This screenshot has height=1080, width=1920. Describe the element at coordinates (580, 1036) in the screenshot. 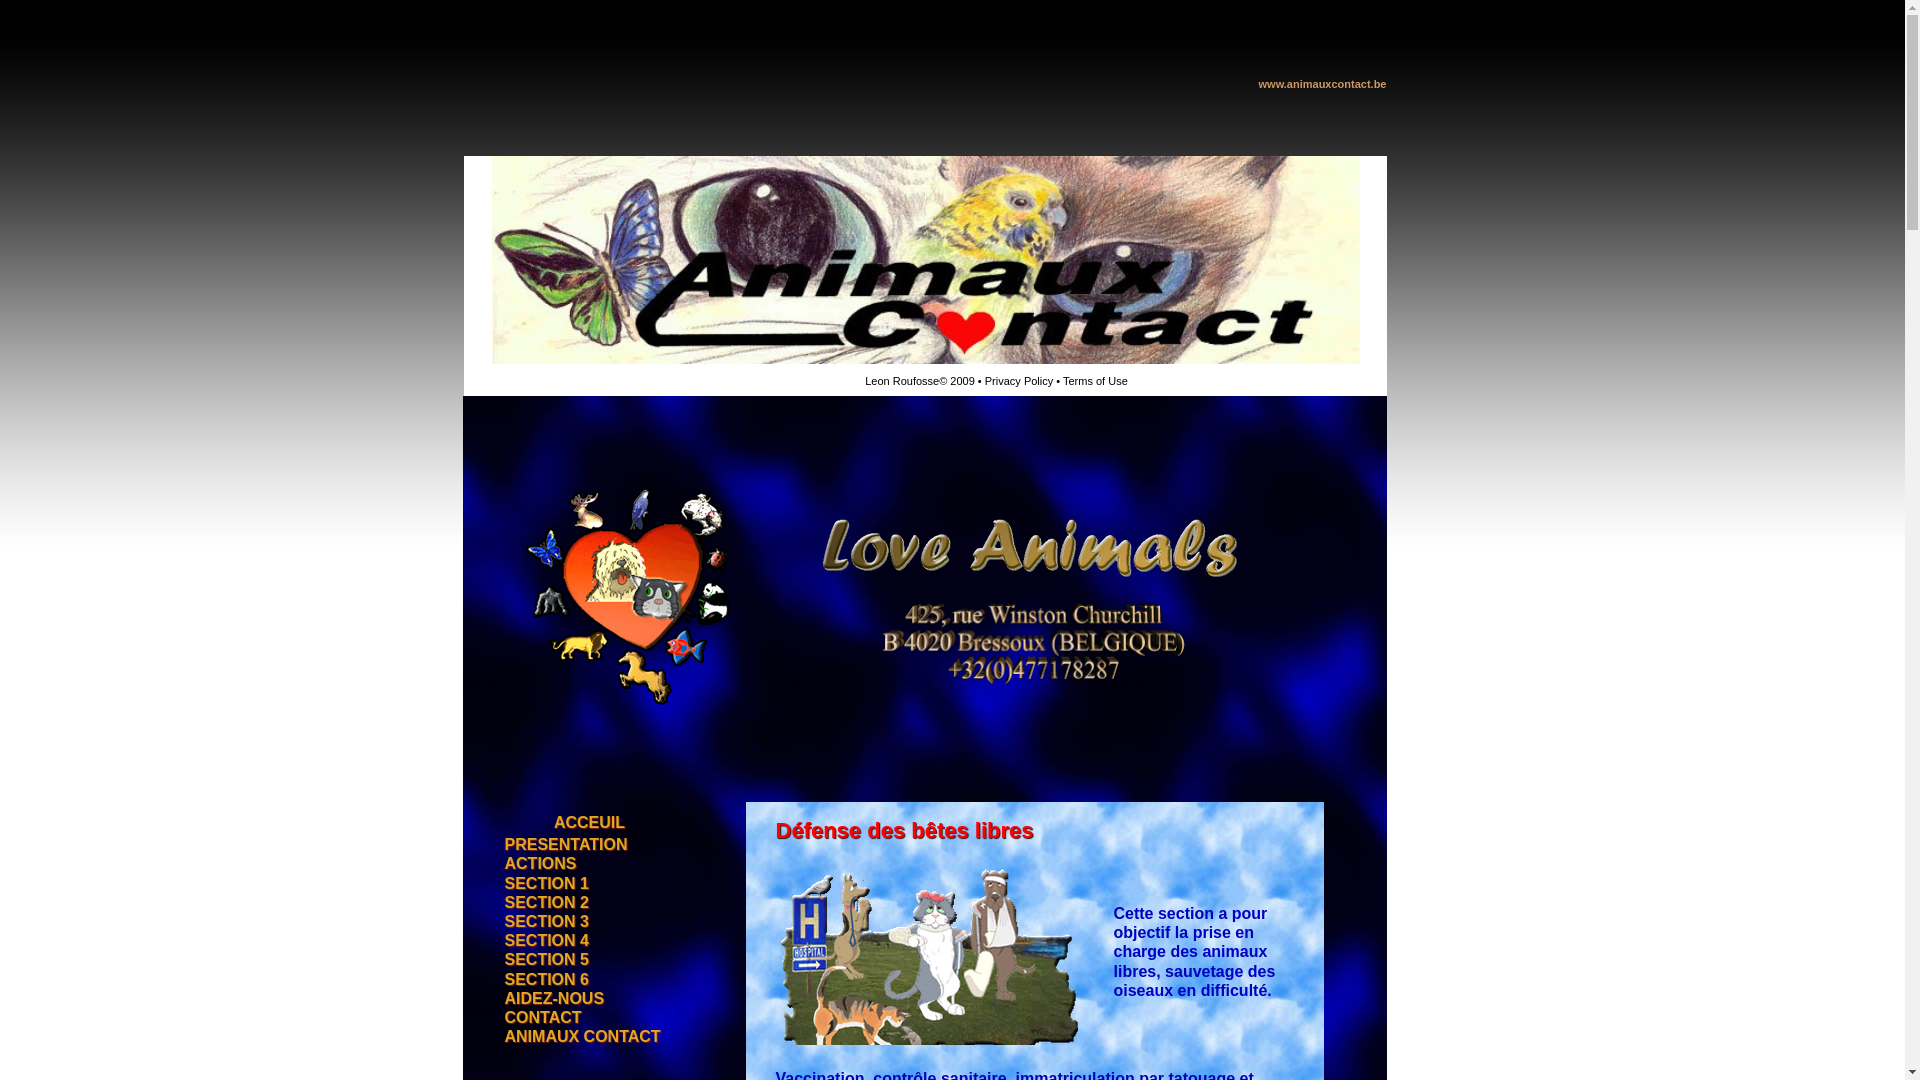

I see `'ANIMAUX CONTACT'` at that location.